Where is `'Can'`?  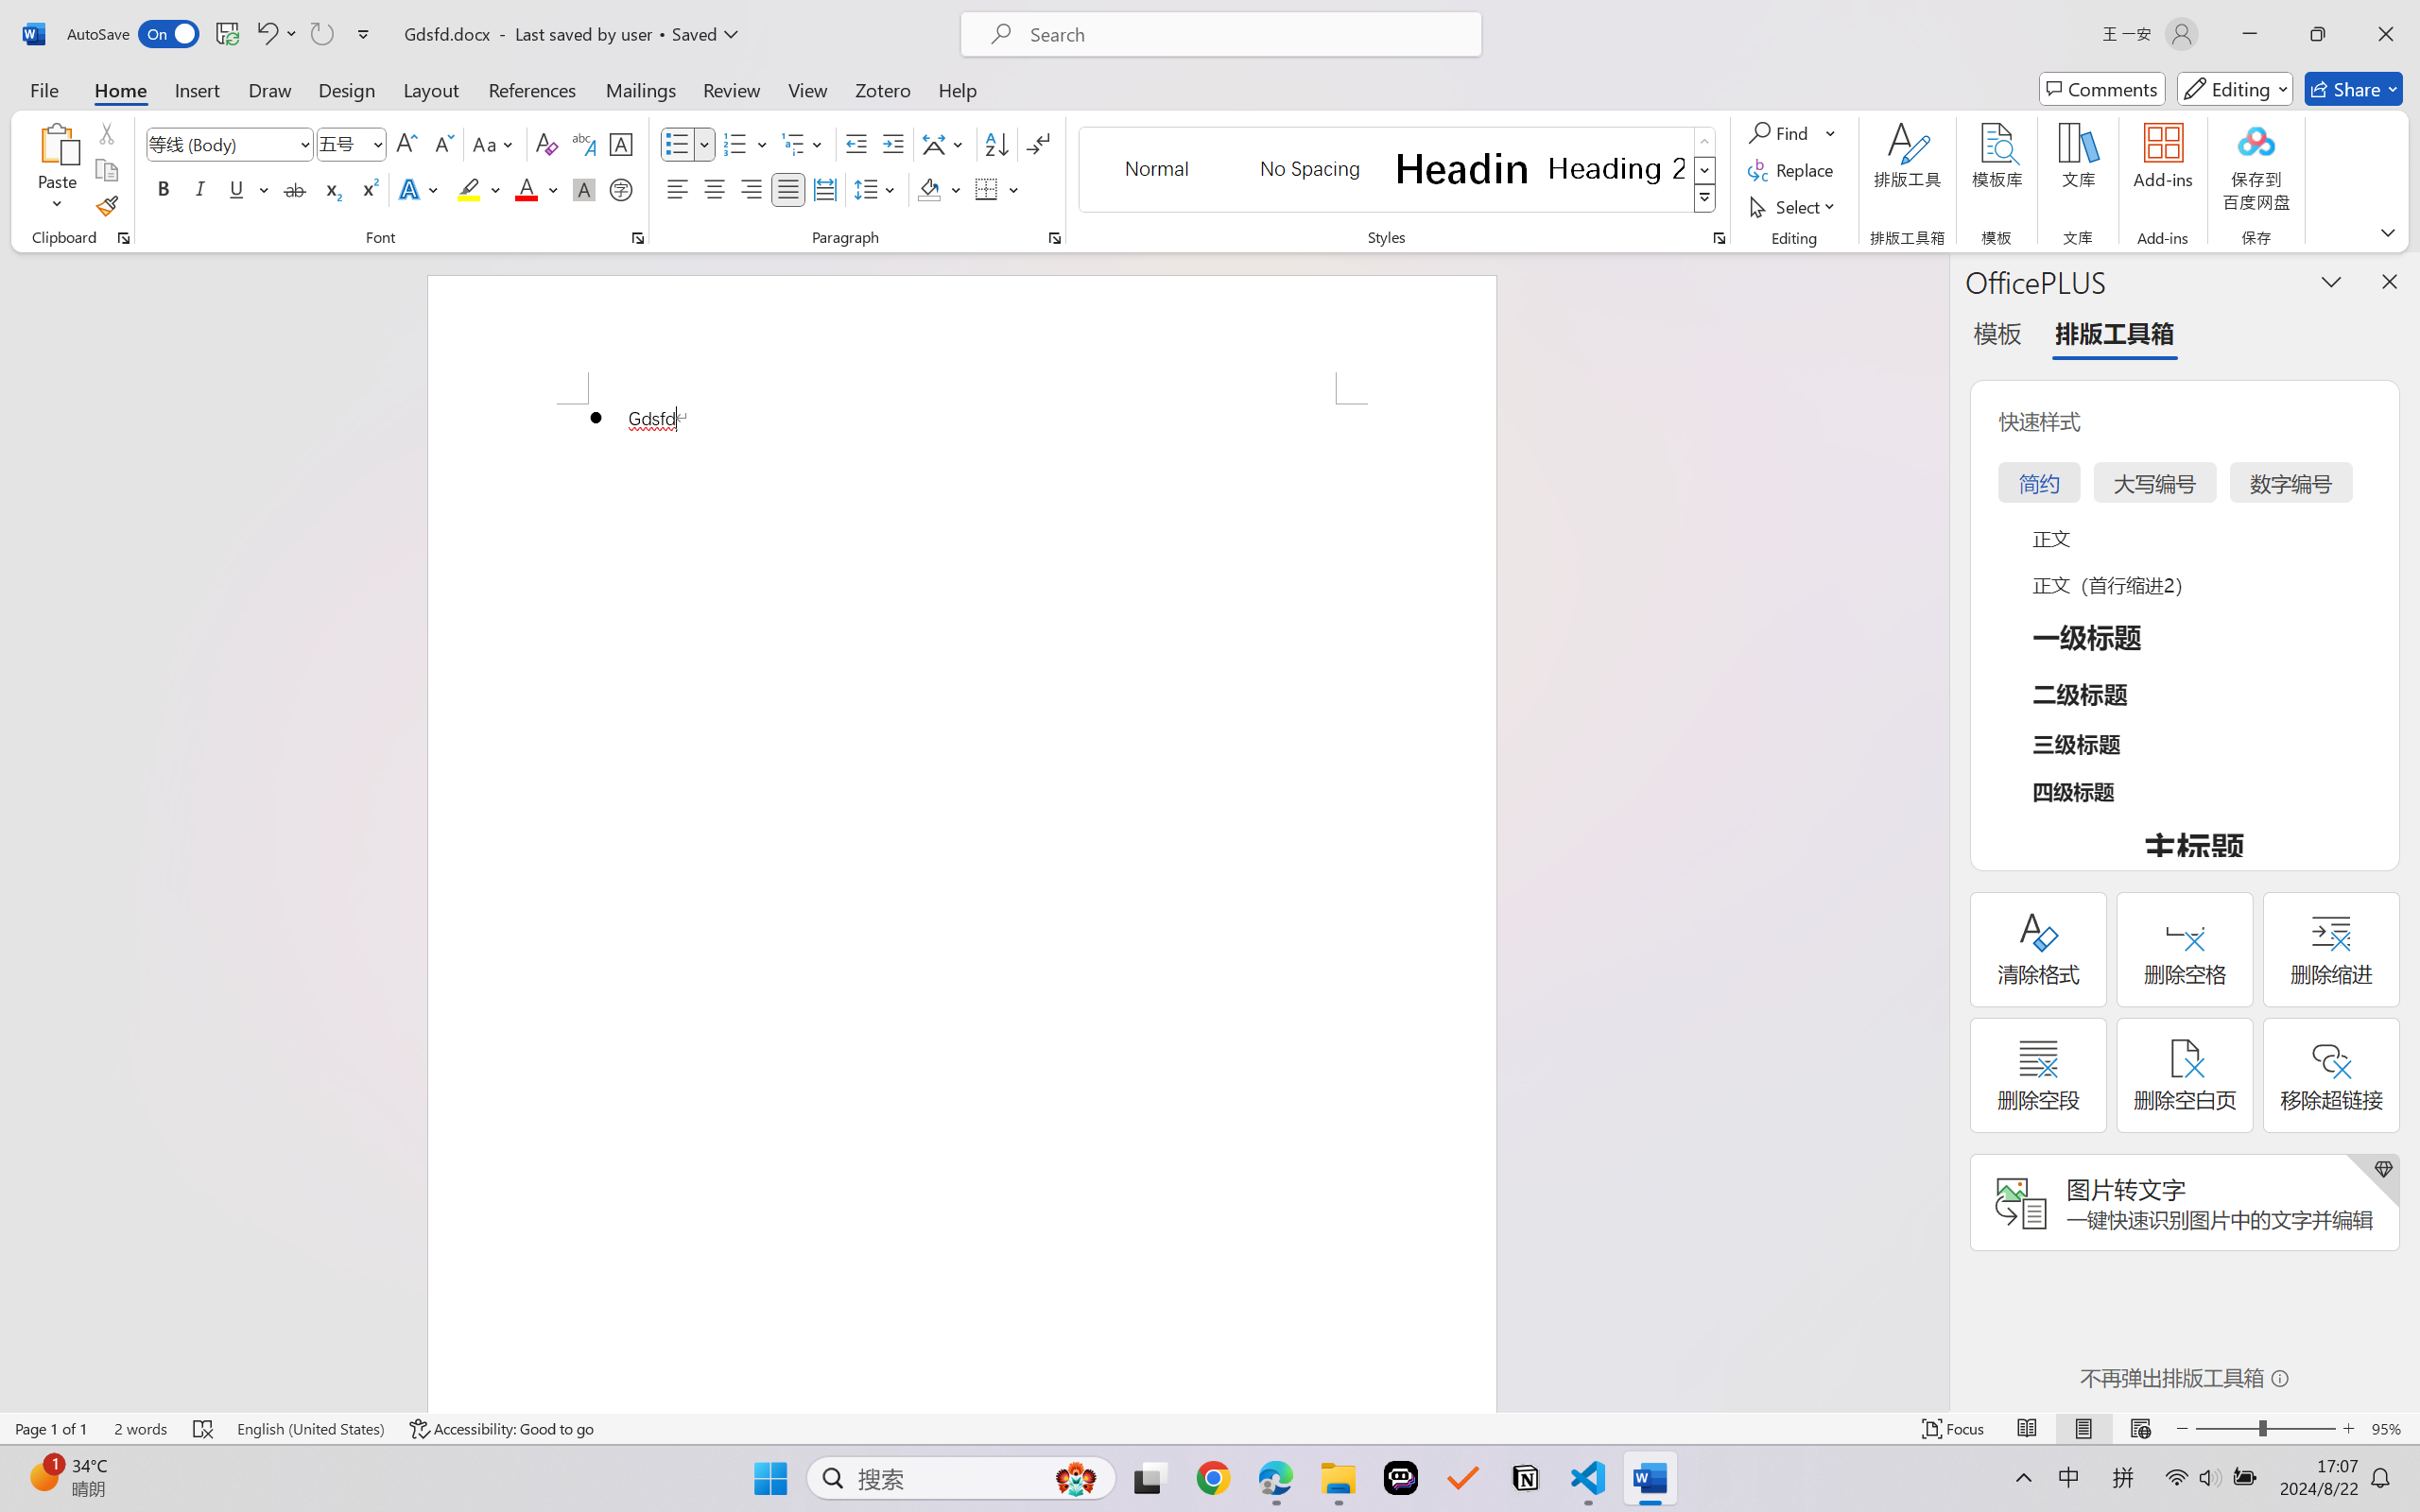 'Can' is located at coordinates (320, 33).